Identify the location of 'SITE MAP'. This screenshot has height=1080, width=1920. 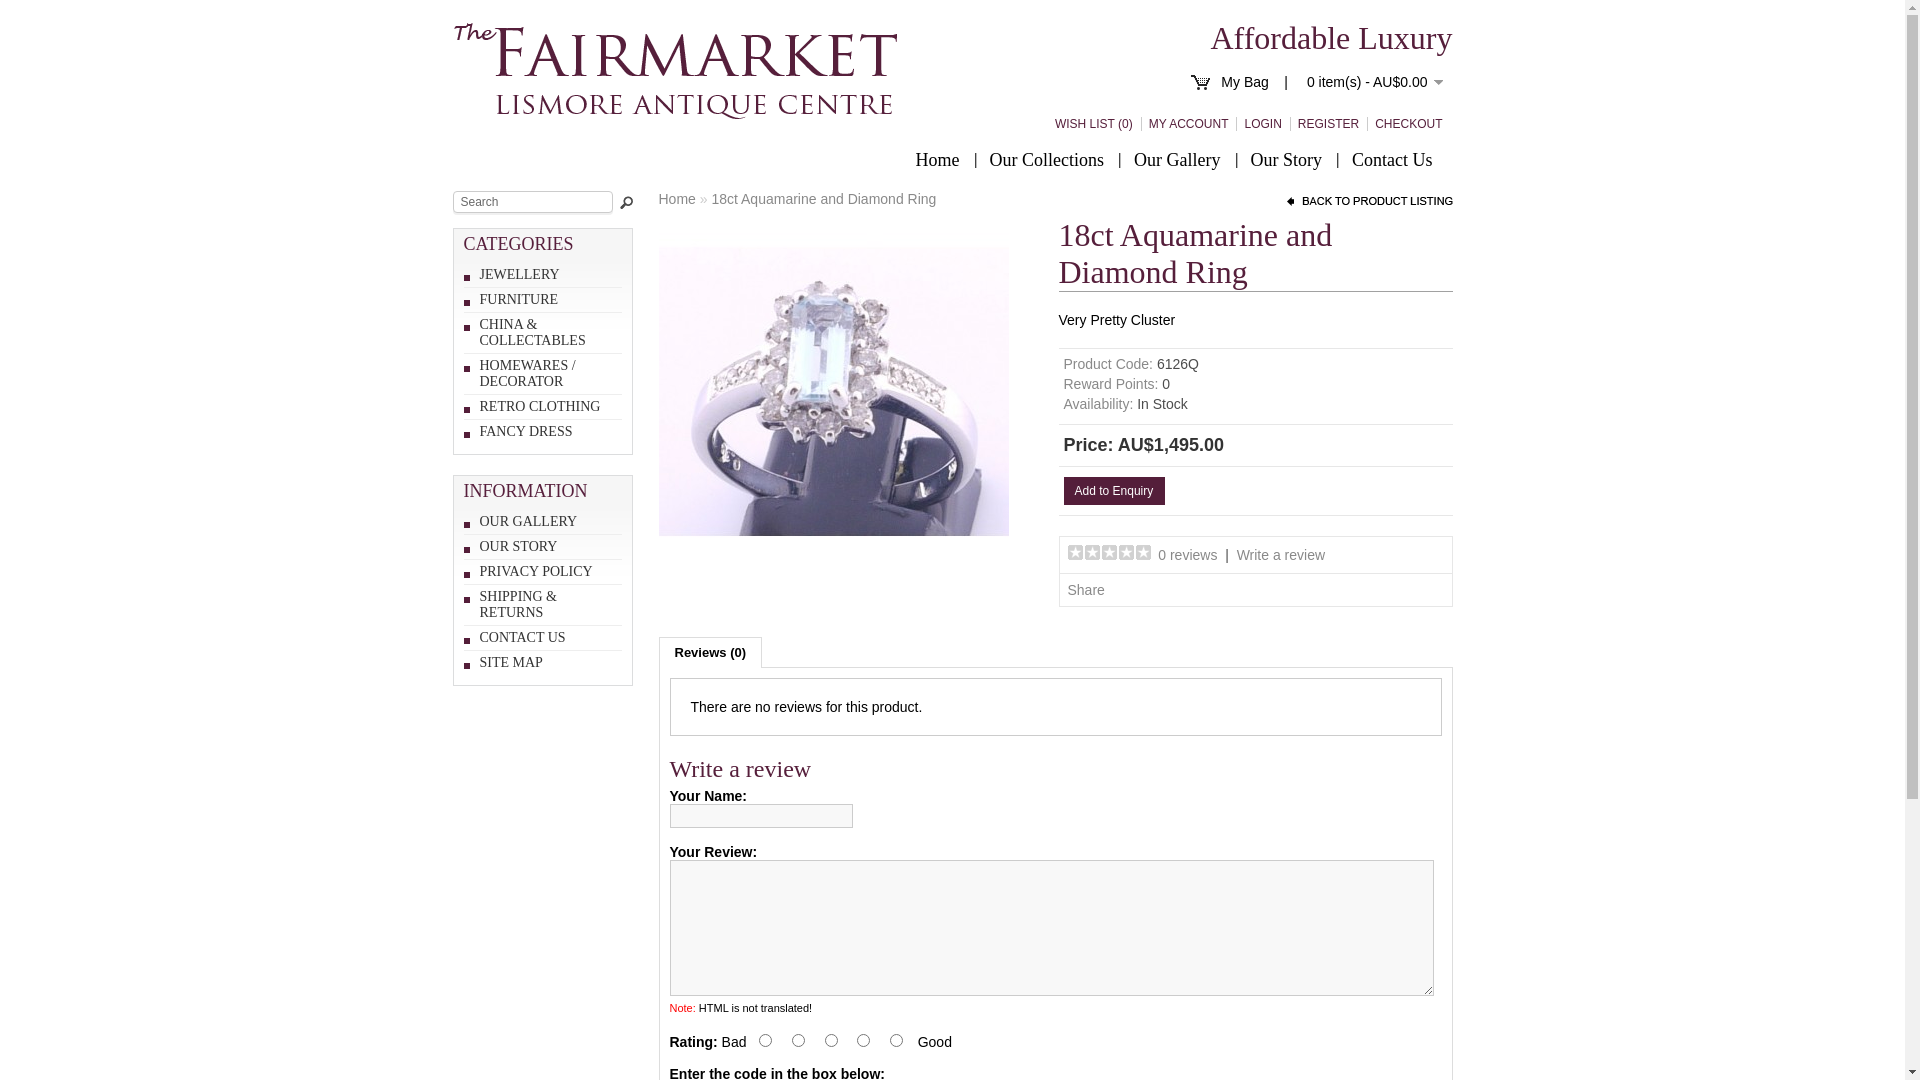
(511, 662).